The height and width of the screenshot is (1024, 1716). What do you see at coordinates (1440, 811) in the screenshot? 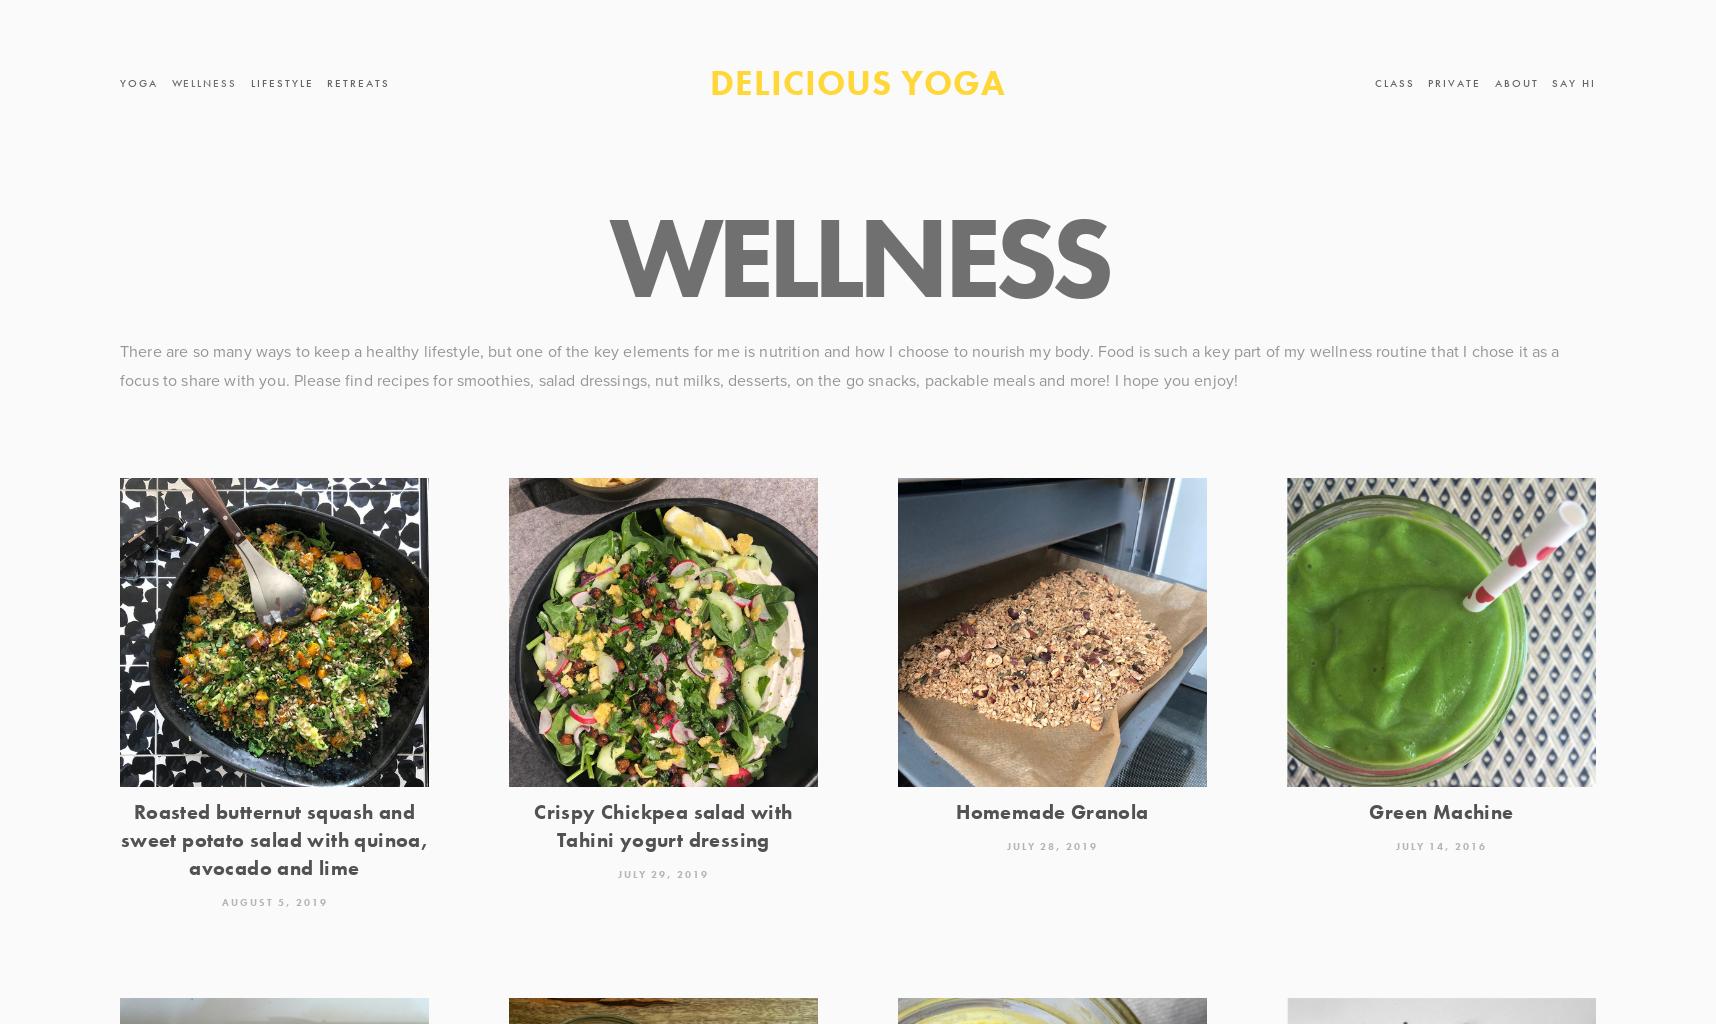
I see `'Green Machine'` at bounding box center [1440, 811].